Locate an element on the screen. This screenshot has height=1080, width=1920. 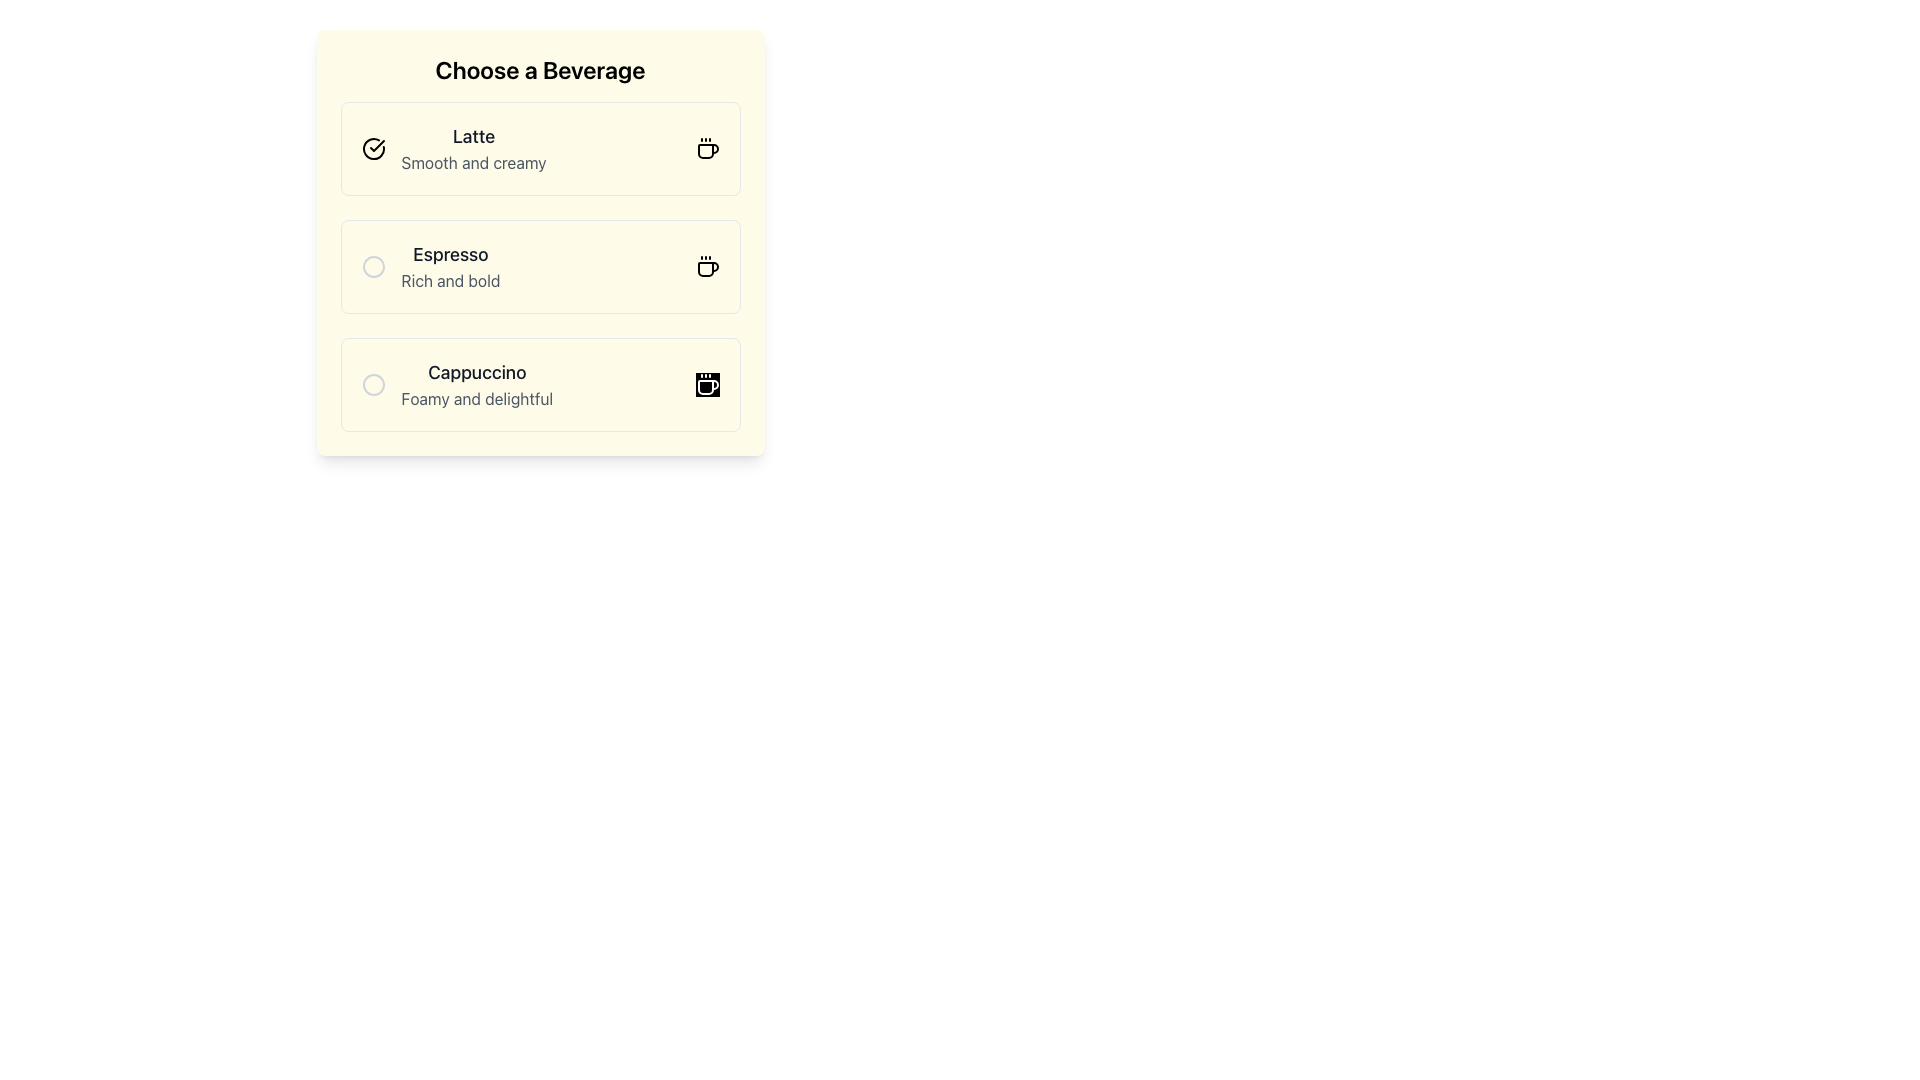
textual description of the beverage option titled 'Latte', which includes the title in bold and the subtitle 'Smooth and creamy', located at the center of the element in the list titled 'Choose a Beverage' is located at coordinates (473, 148).